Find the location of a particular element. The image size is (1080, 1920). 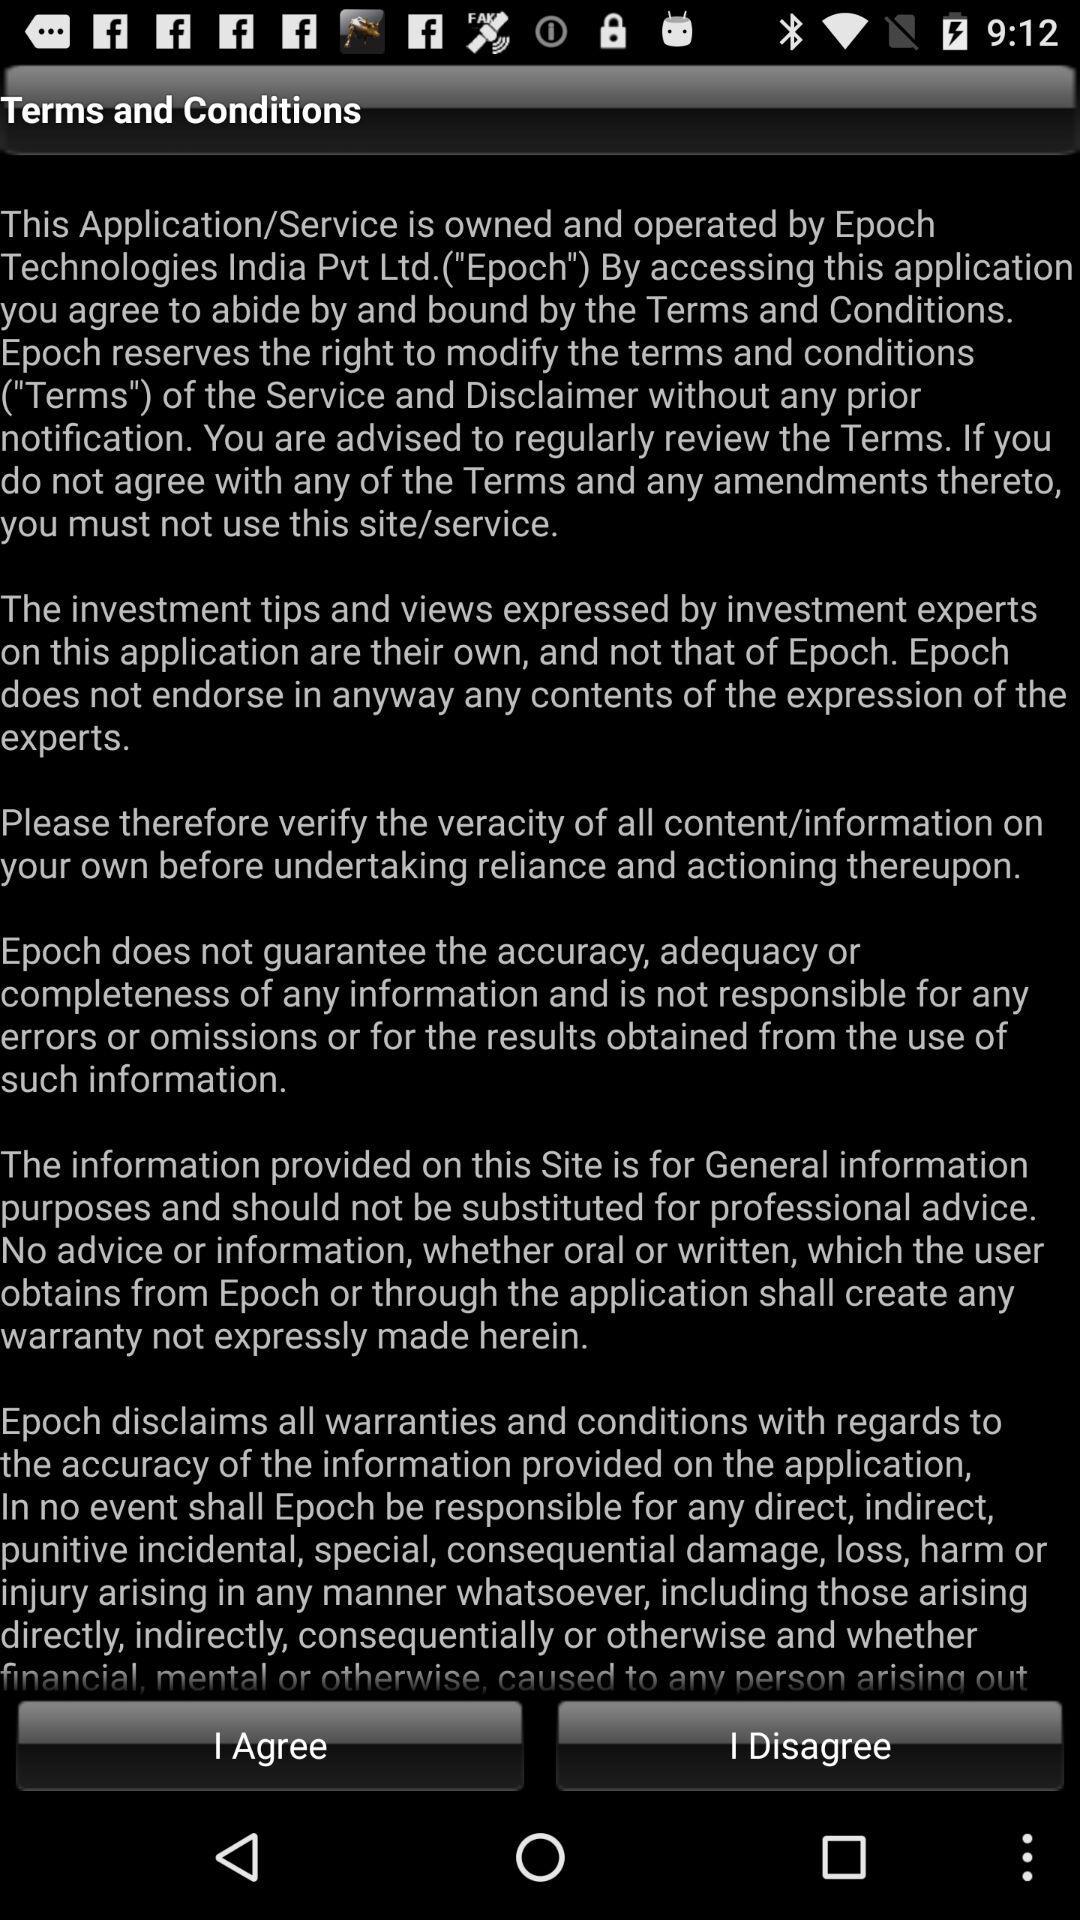

i agree  button is located at coordinates (270, 1743).